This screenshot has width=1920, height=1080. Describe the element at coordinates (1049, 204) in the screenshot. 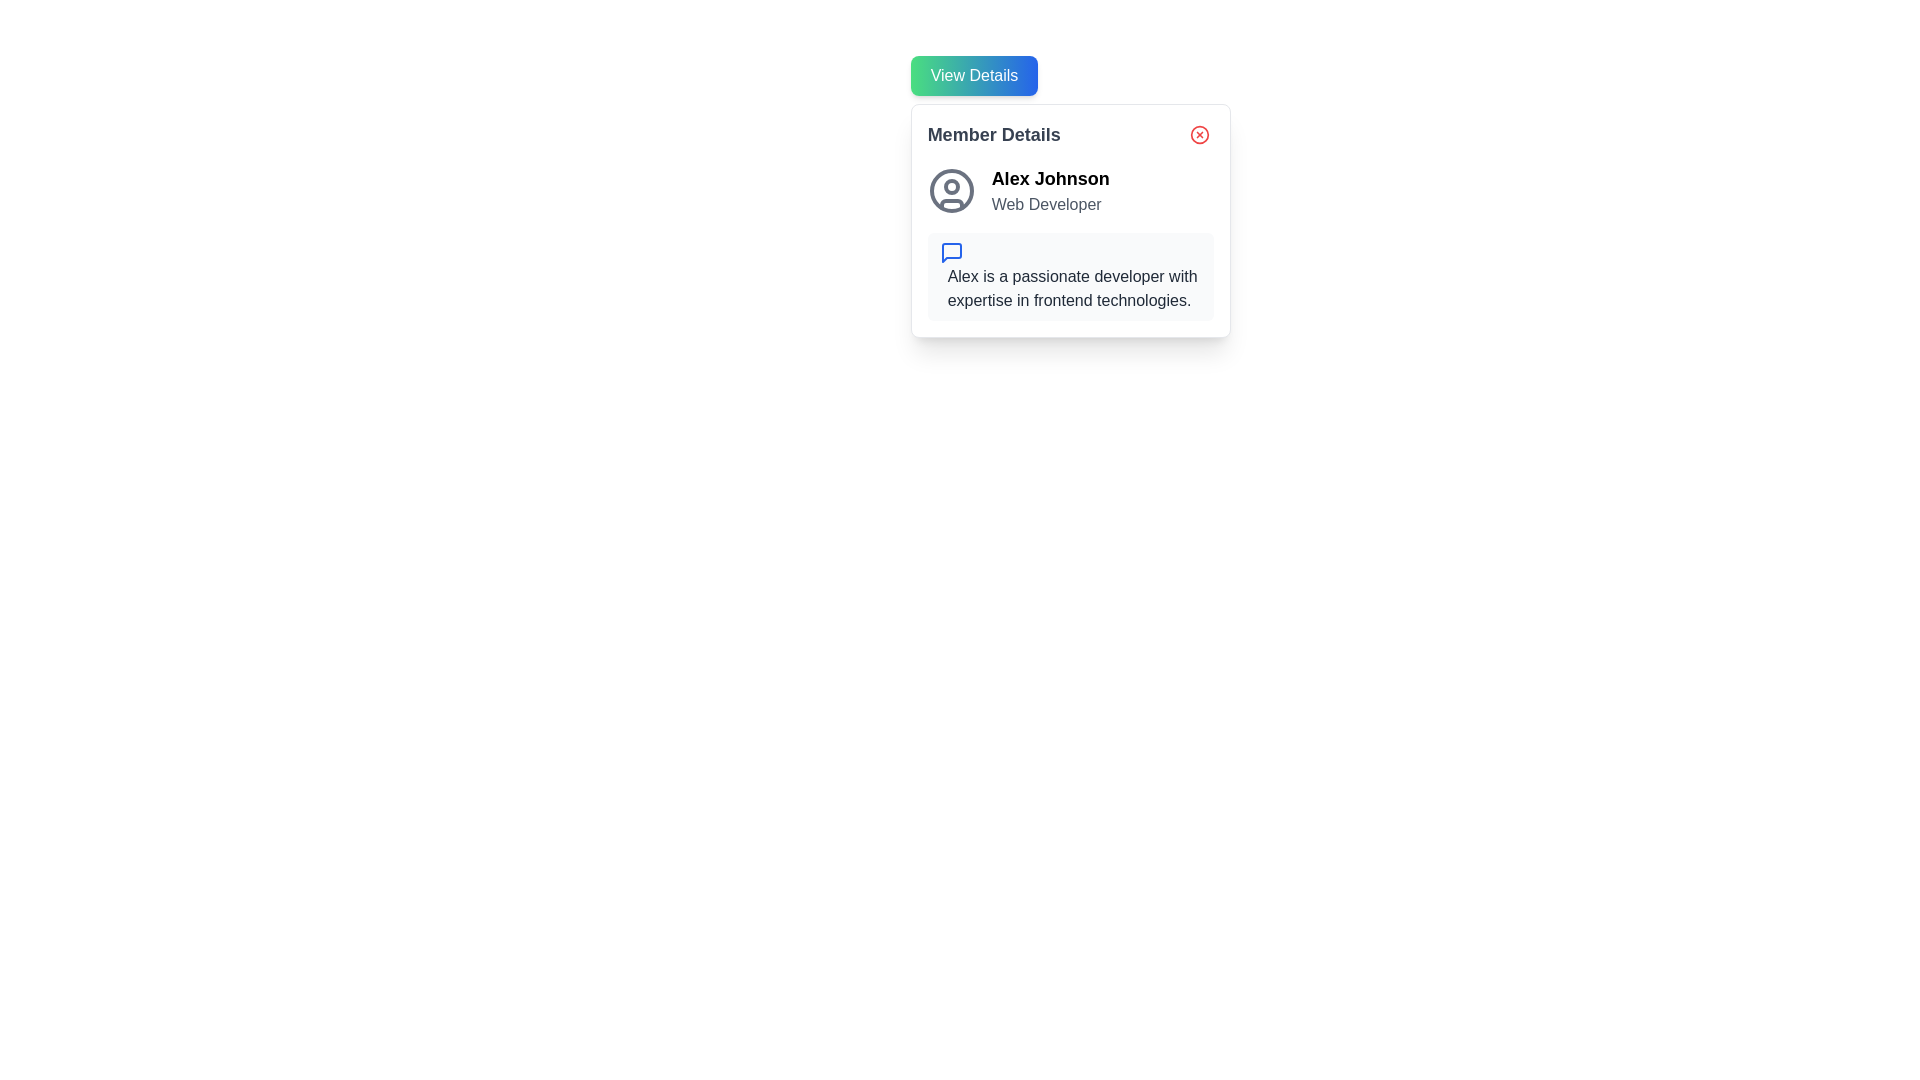

I see `the Text Label indicating the profession or role of 'Alex Johnson' within the 'Member Details' card, which is positioned below the name 'Alex Johnson'` at that location.